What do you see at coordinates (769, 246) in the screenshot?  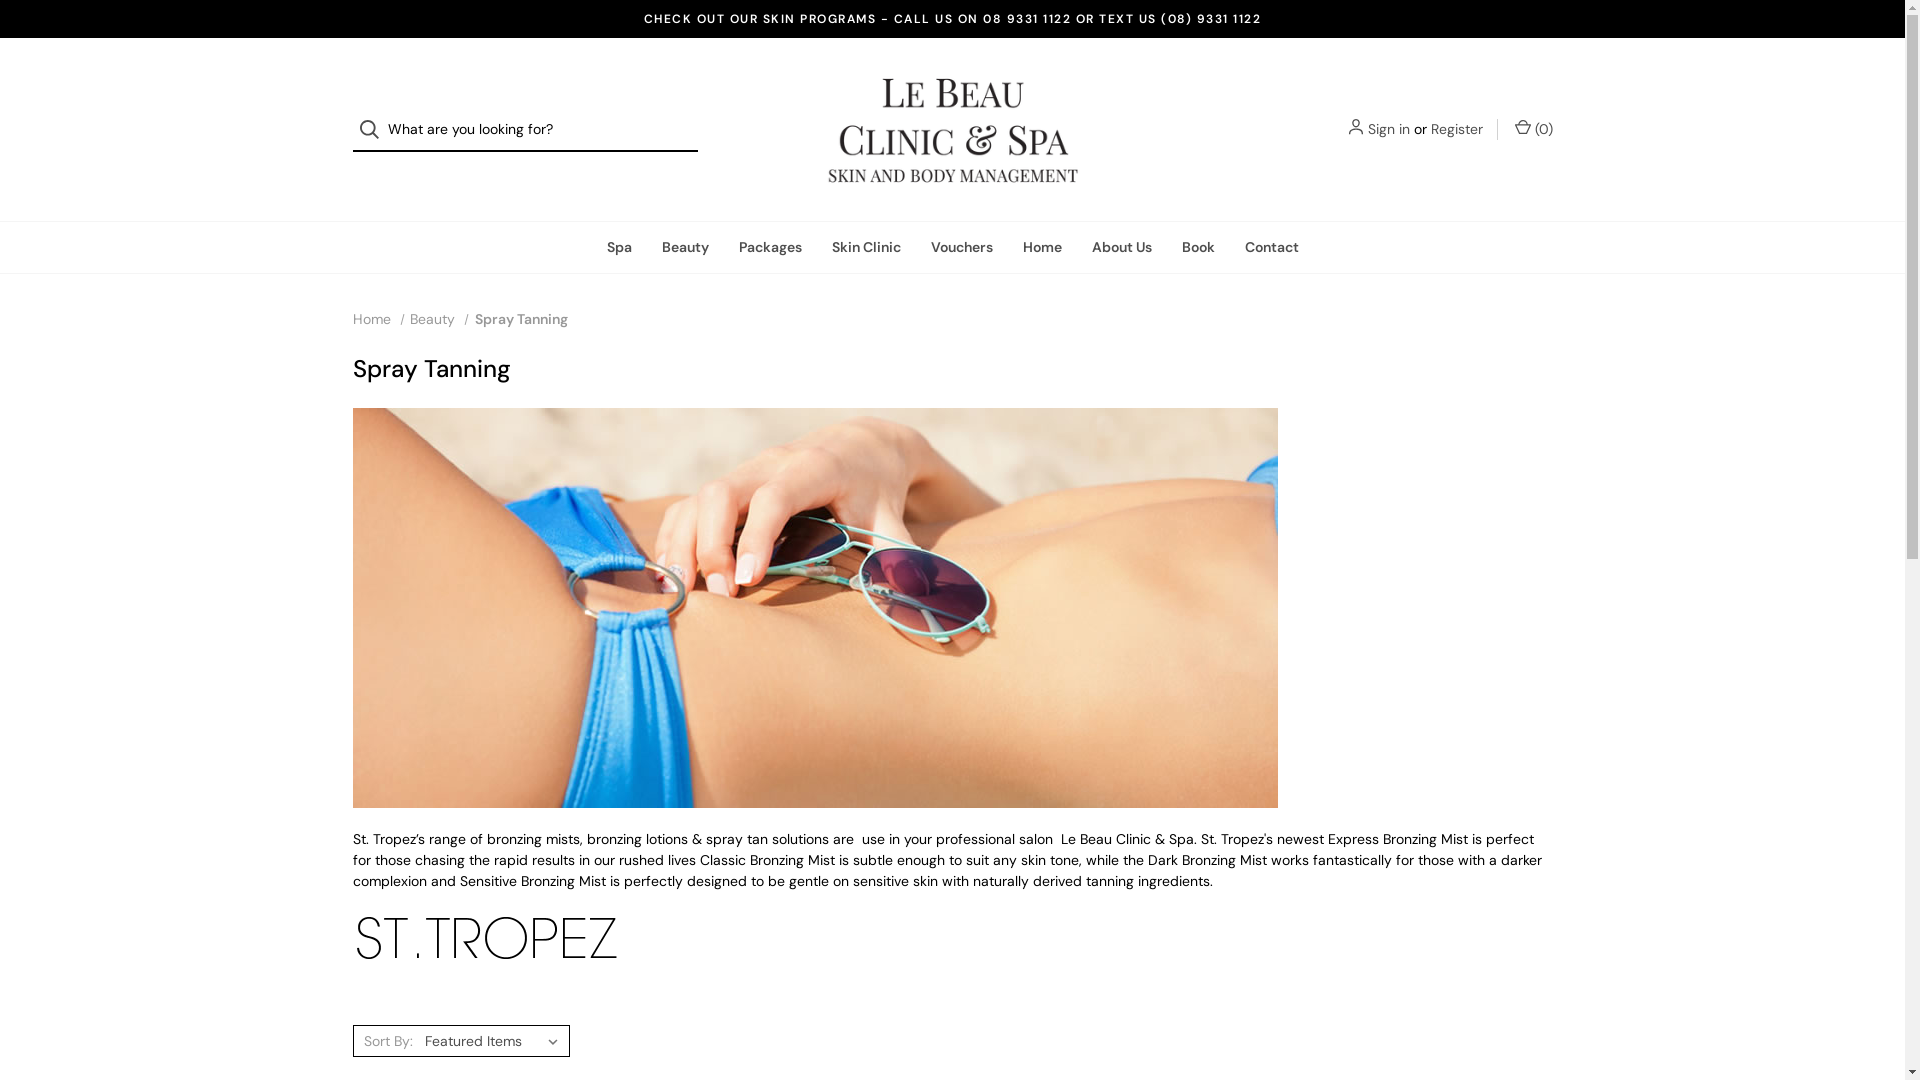 I see `'Packages'` at bounding box center [769, 246].